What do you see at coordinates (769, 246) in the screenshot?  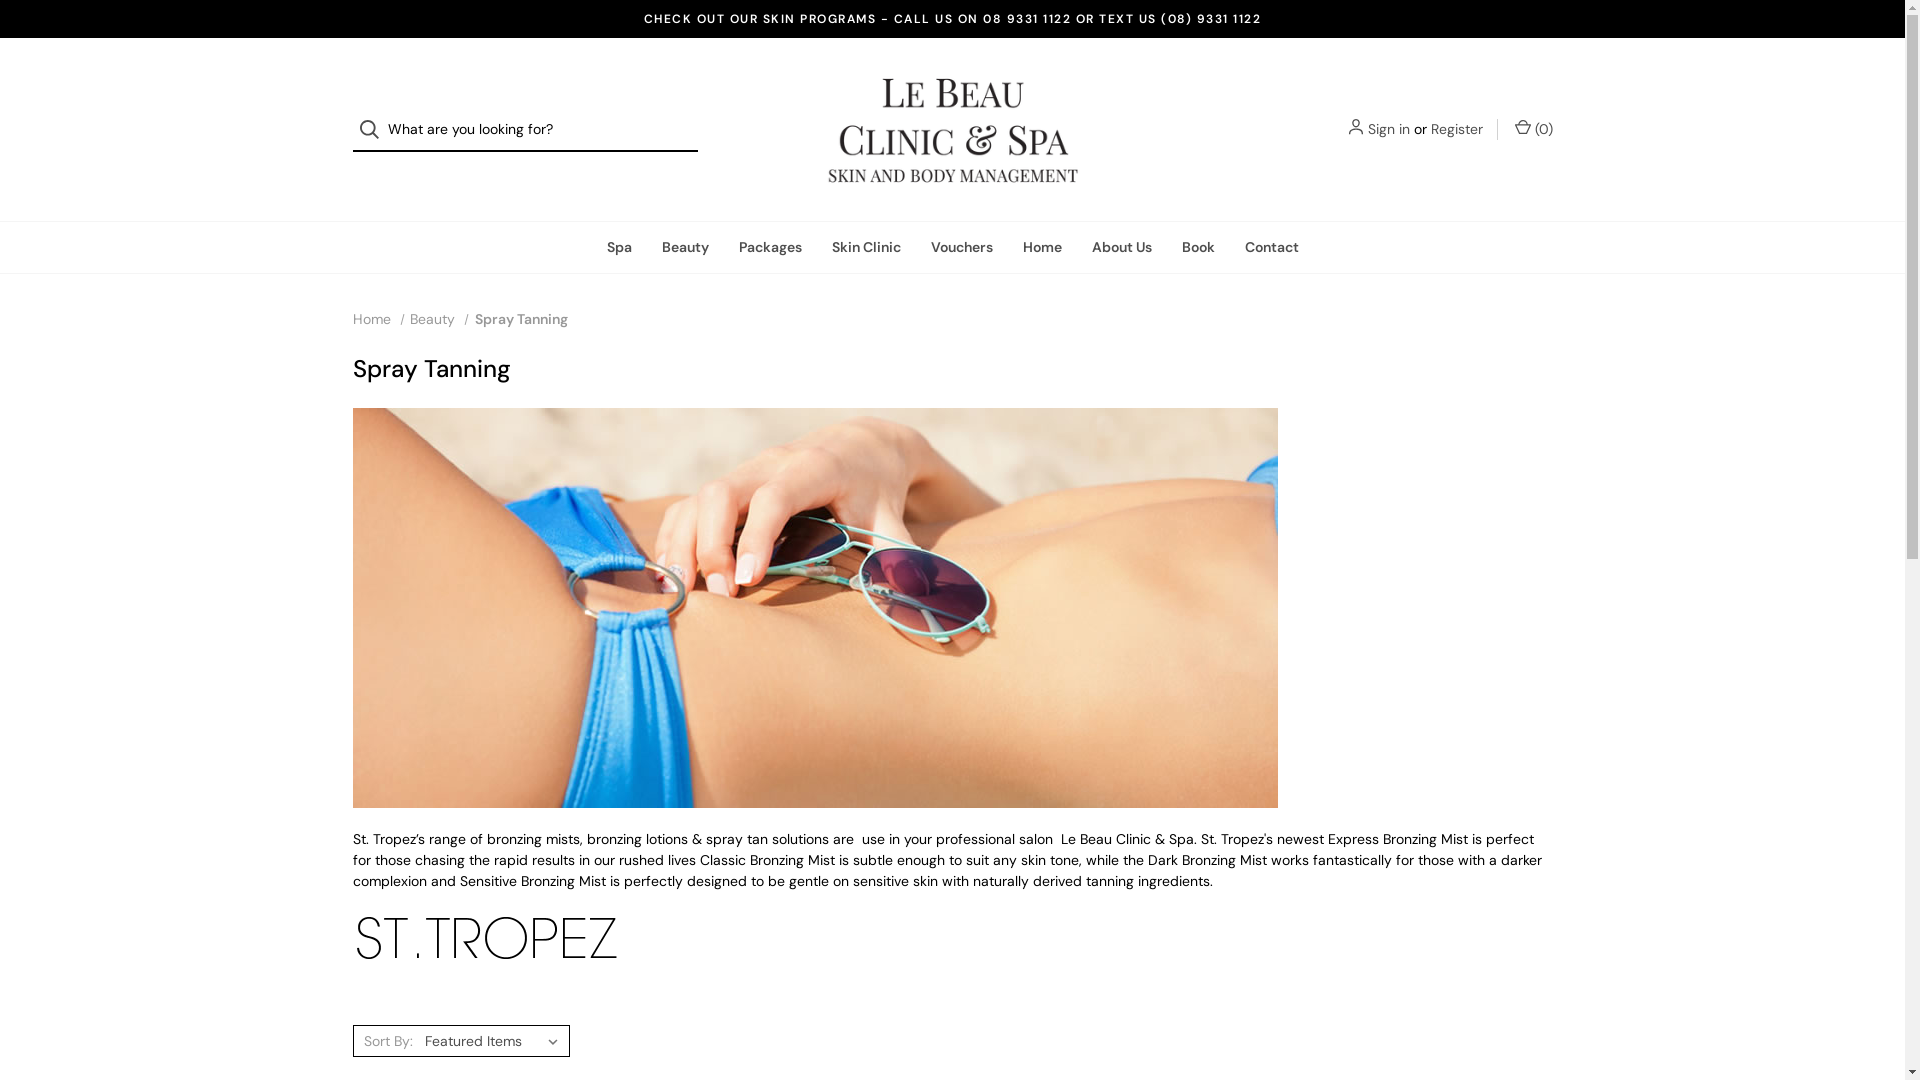 I see `'Packages'` at bounding box center [769, 246].